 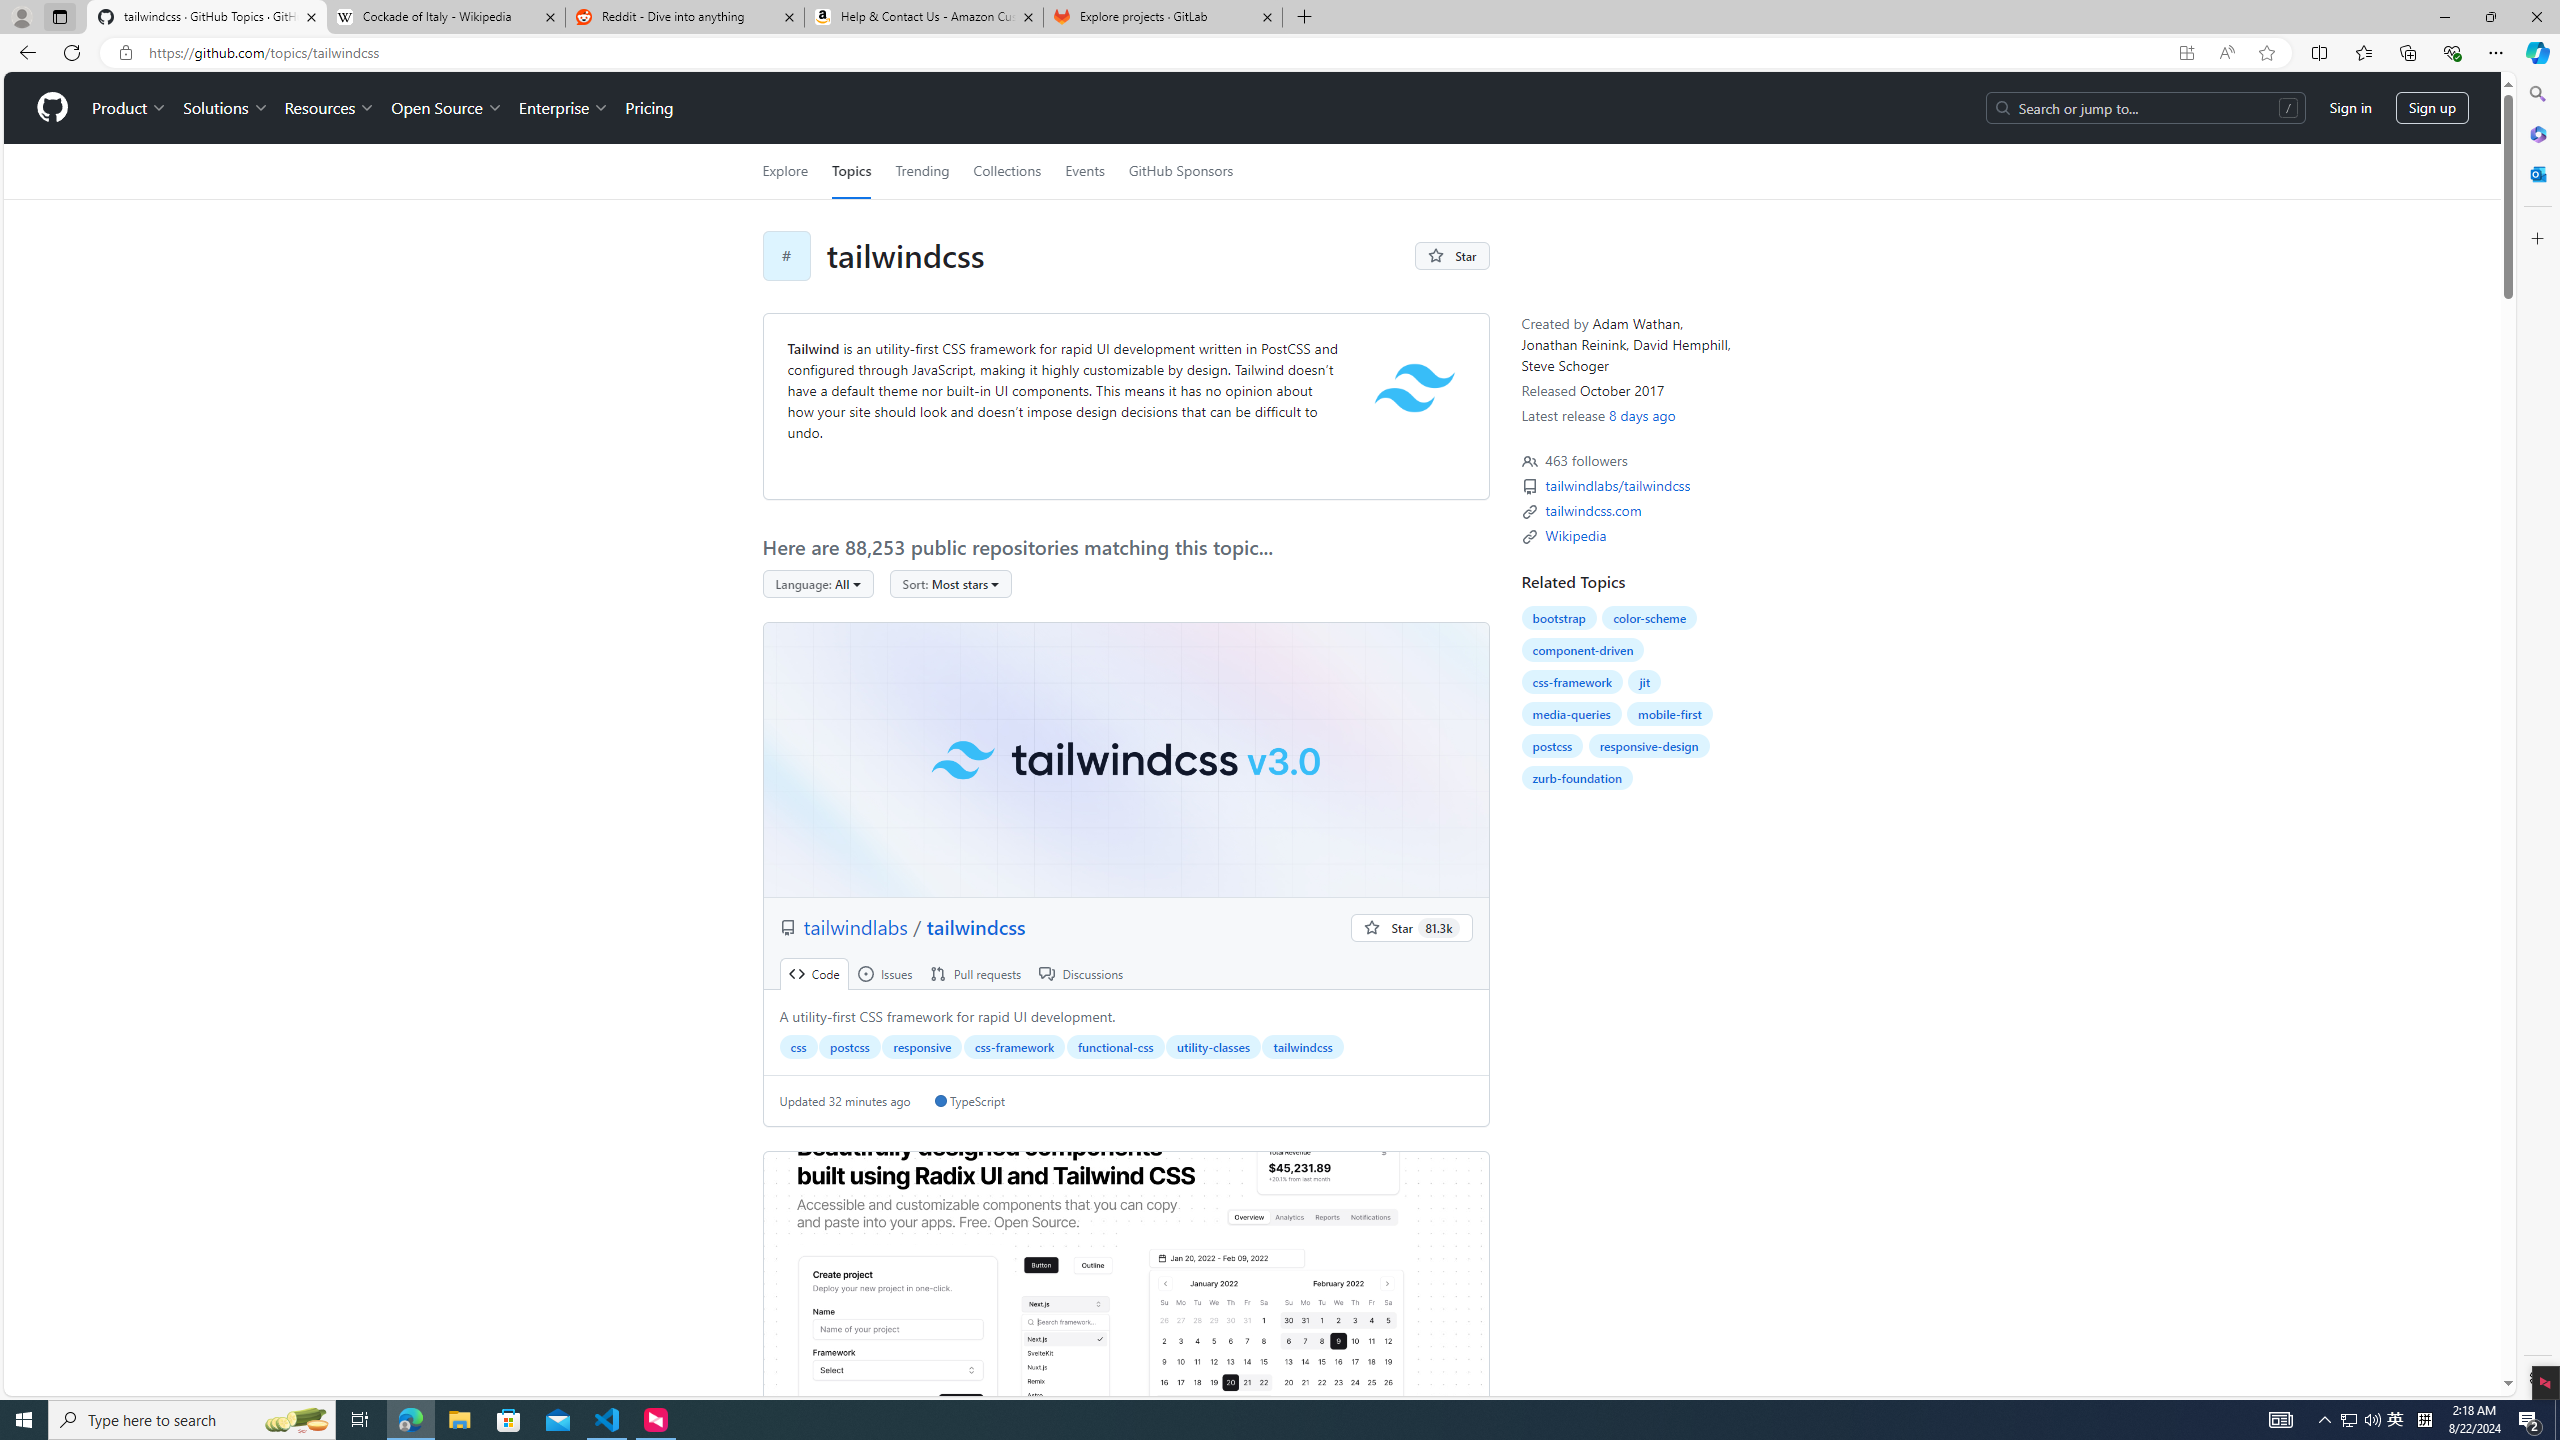 I want to click on 'Sign up', so click(x=2431, y=107).